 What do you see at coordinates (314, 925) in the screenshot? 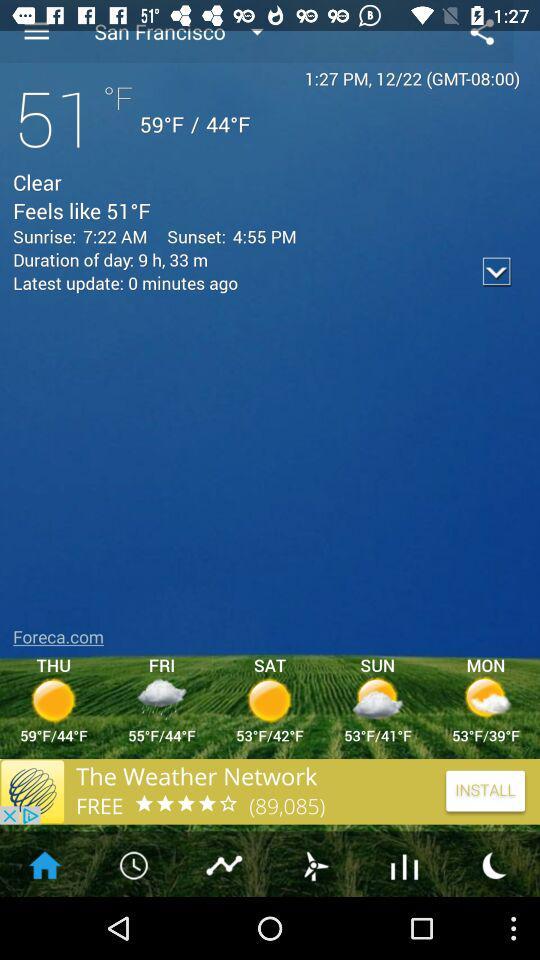
I see `the weather icon` at bounding box center [314, 925].